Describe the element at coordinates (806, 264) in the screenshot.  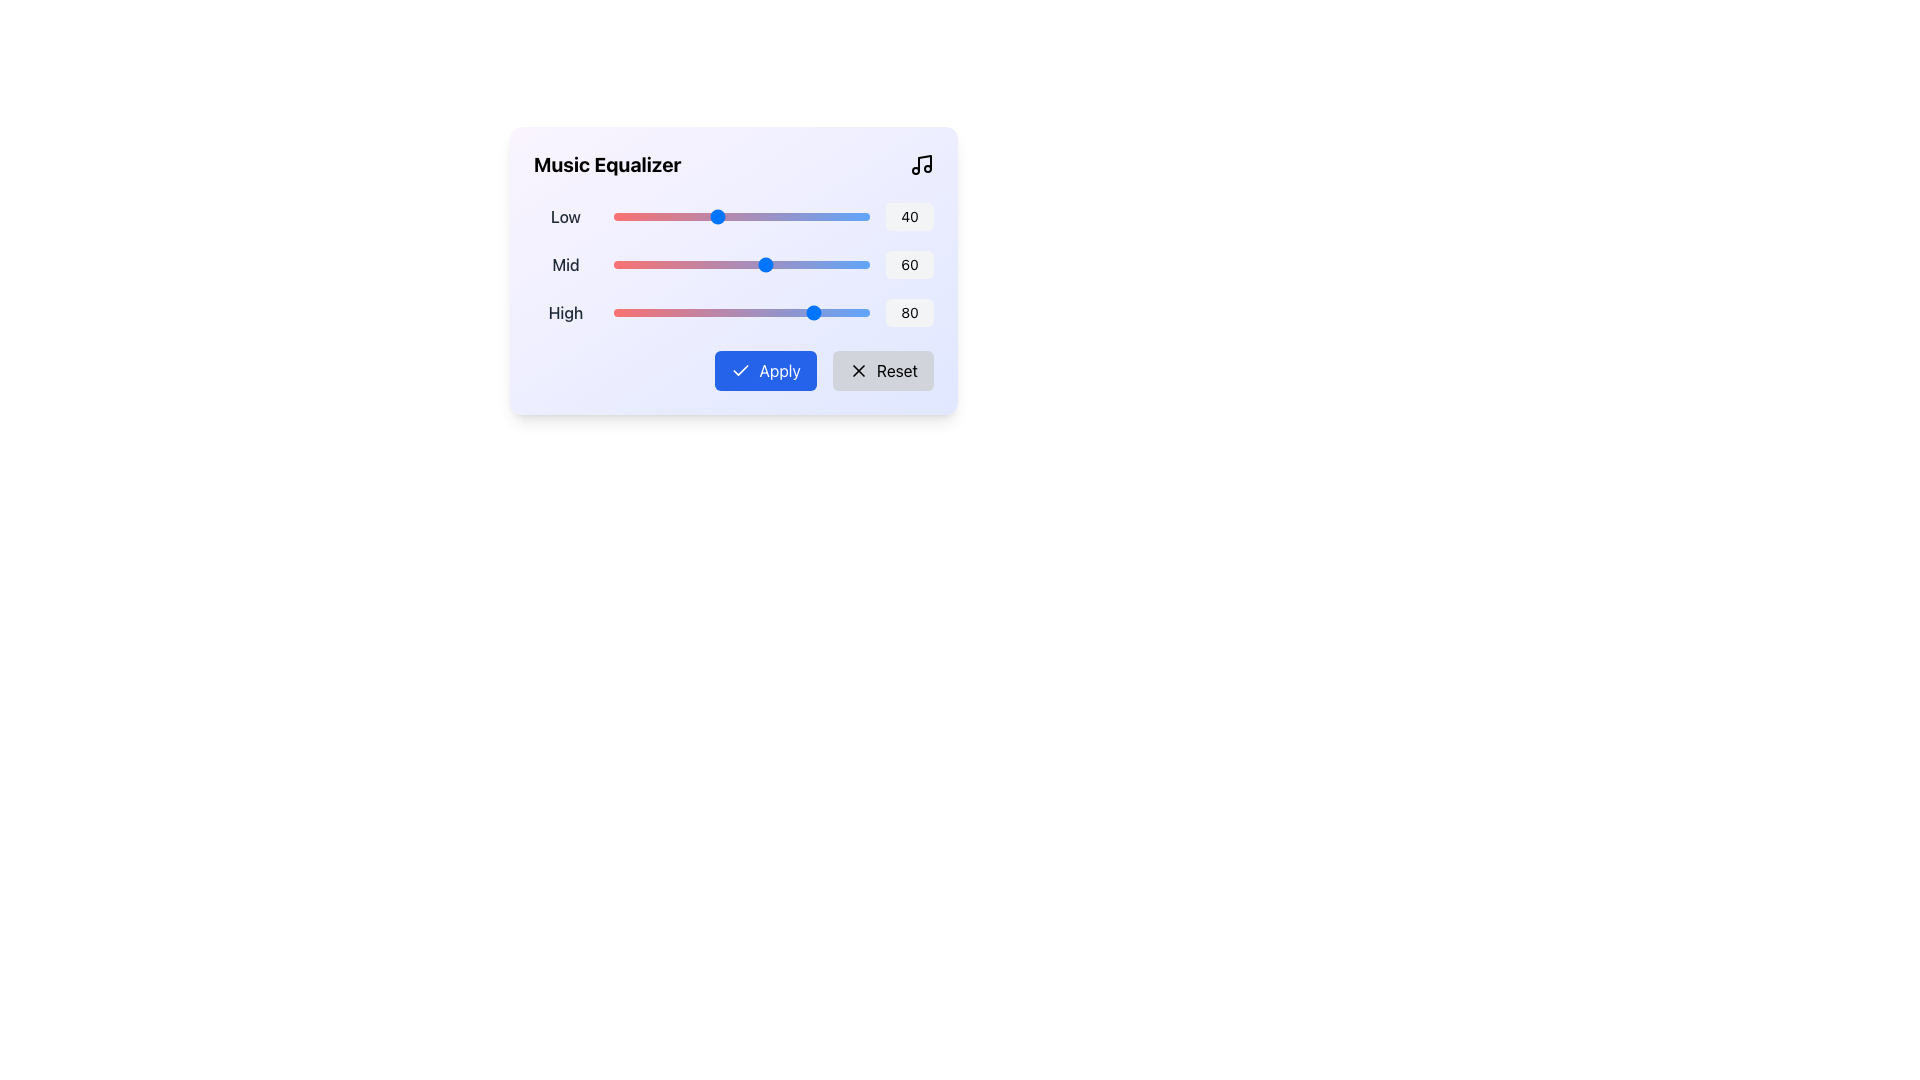
I see `the mid-range slider` at that location.